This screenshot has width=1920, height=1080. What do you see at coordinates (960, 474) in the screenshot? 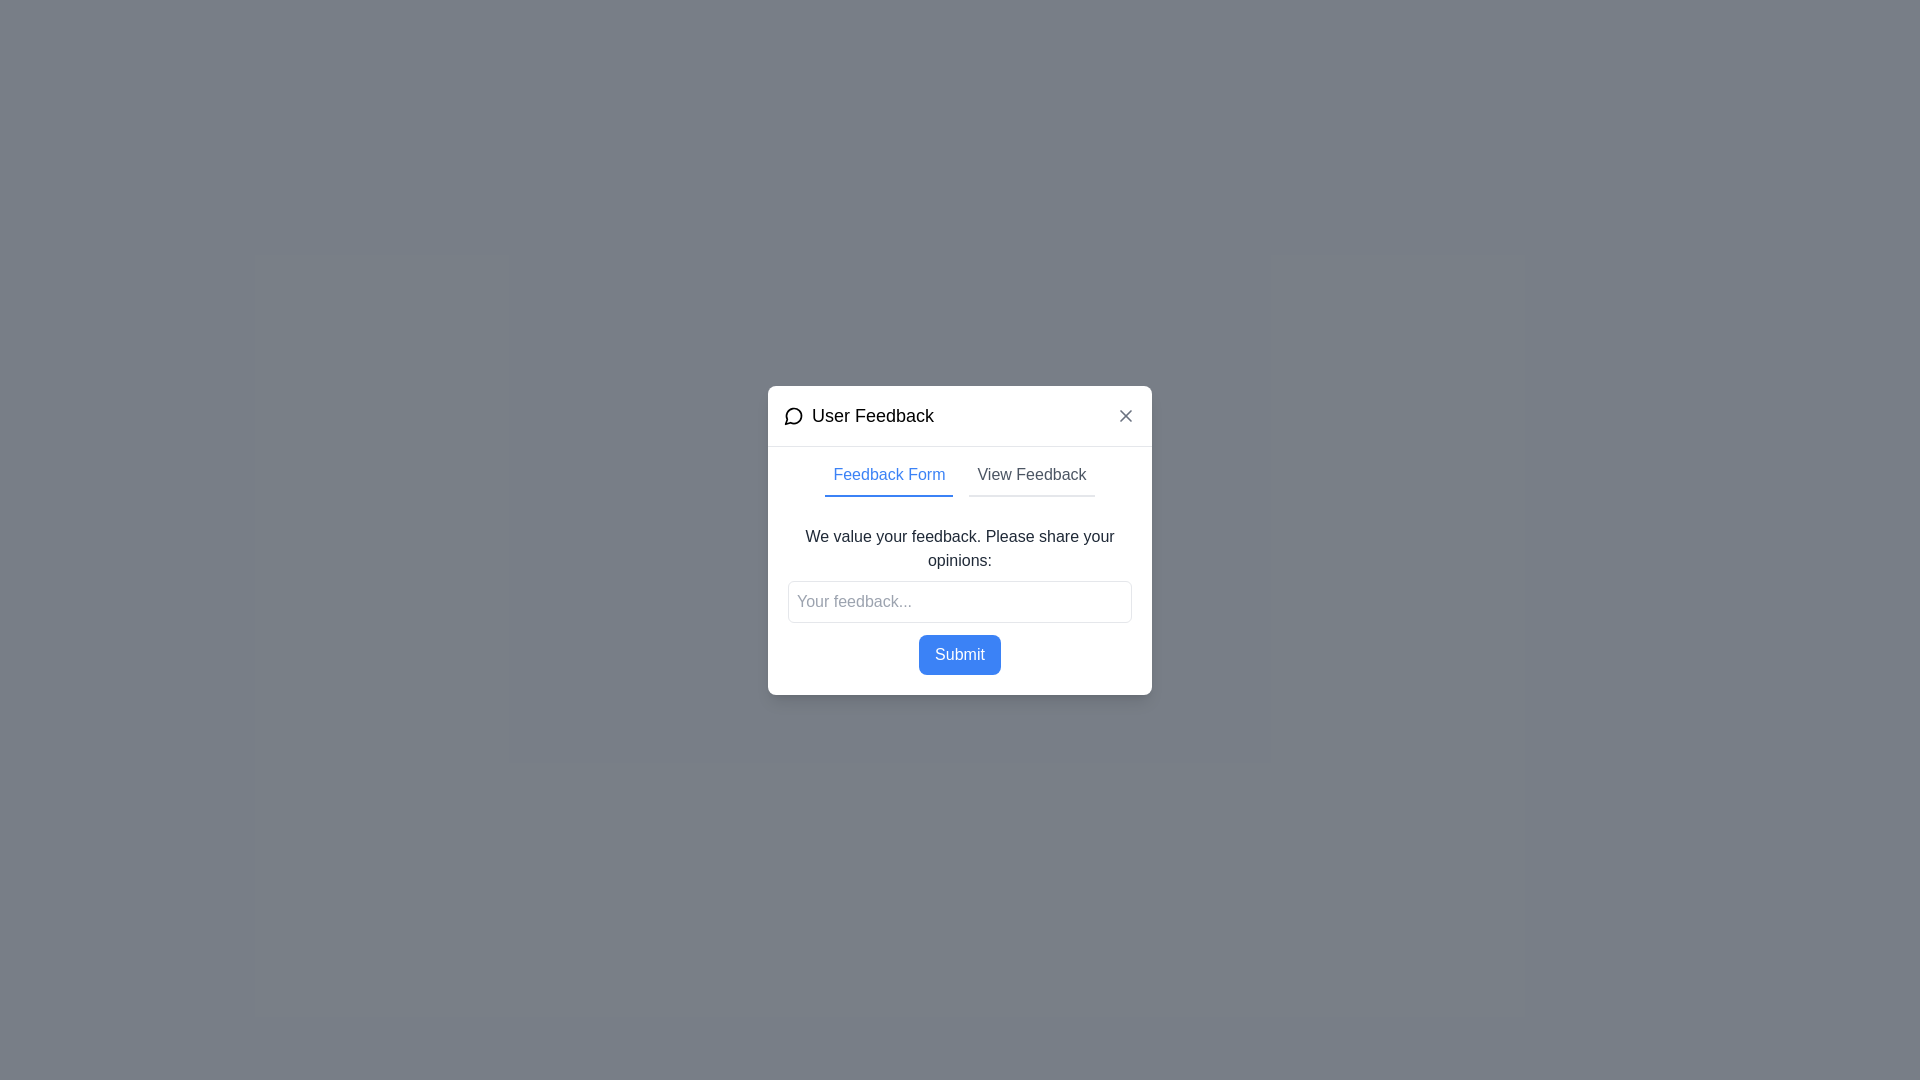
I see `the tab navigation control to switch between the 'Feedback Form' and 'View Feedback' sections in the 'User Feedback' modal` at bounding box center [960, 474].